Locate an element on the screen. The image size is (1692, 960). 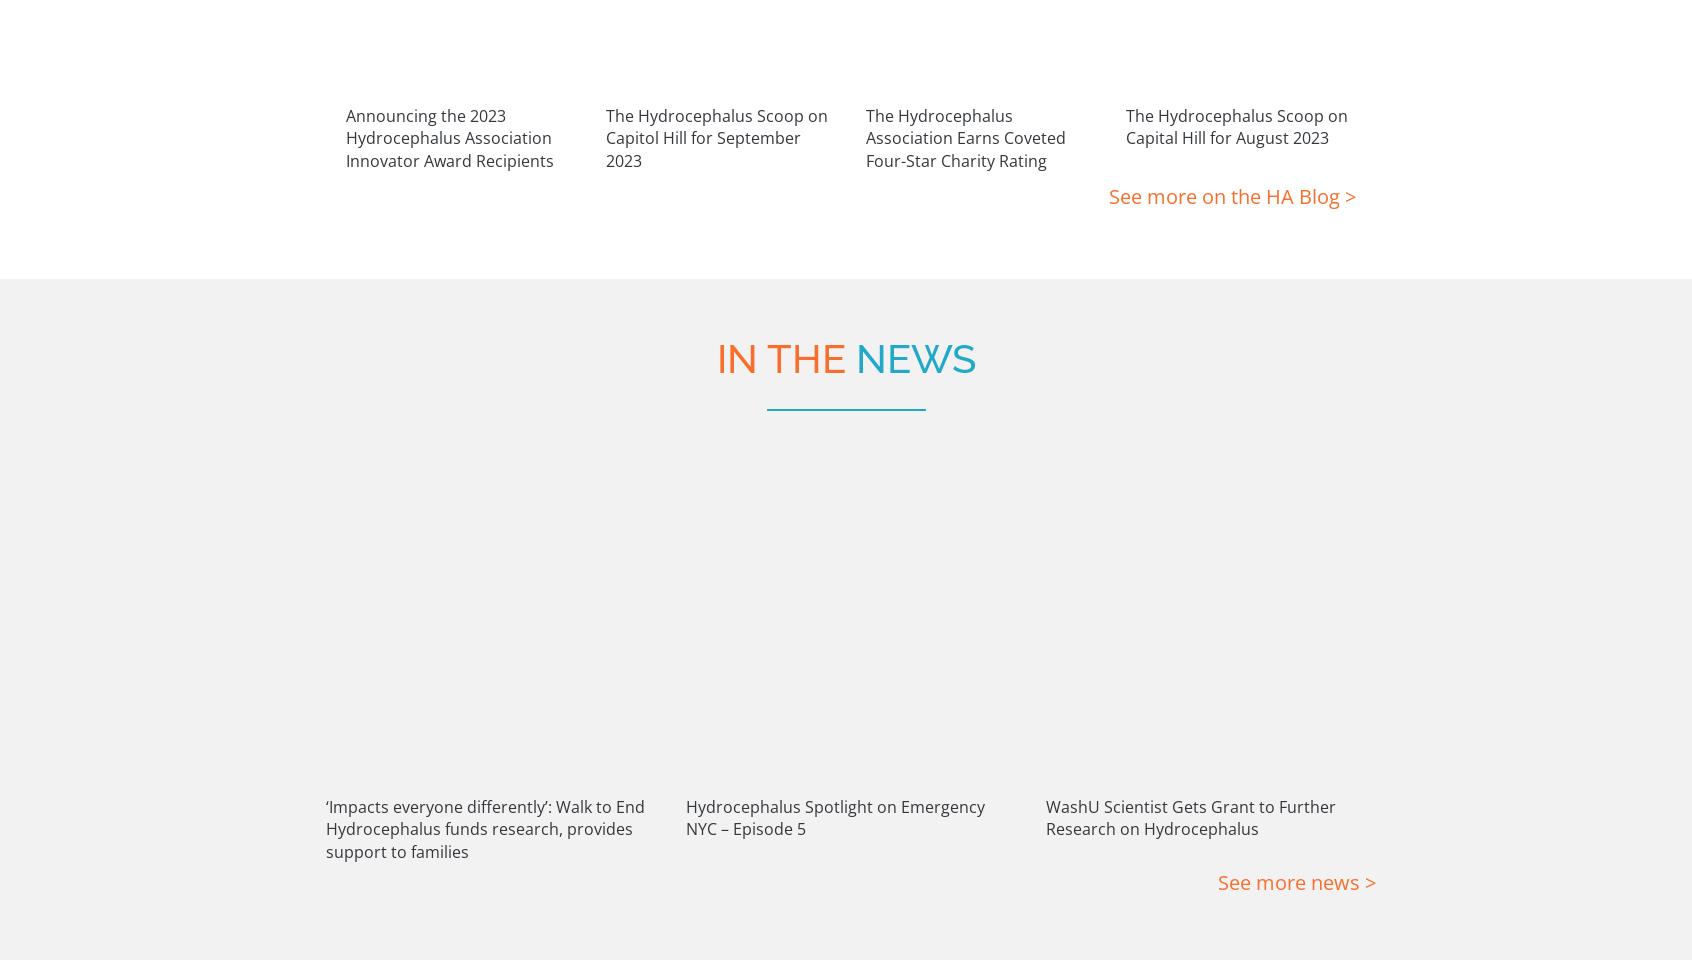
'+888-598-3789' is located at coordinates (1284, 858).